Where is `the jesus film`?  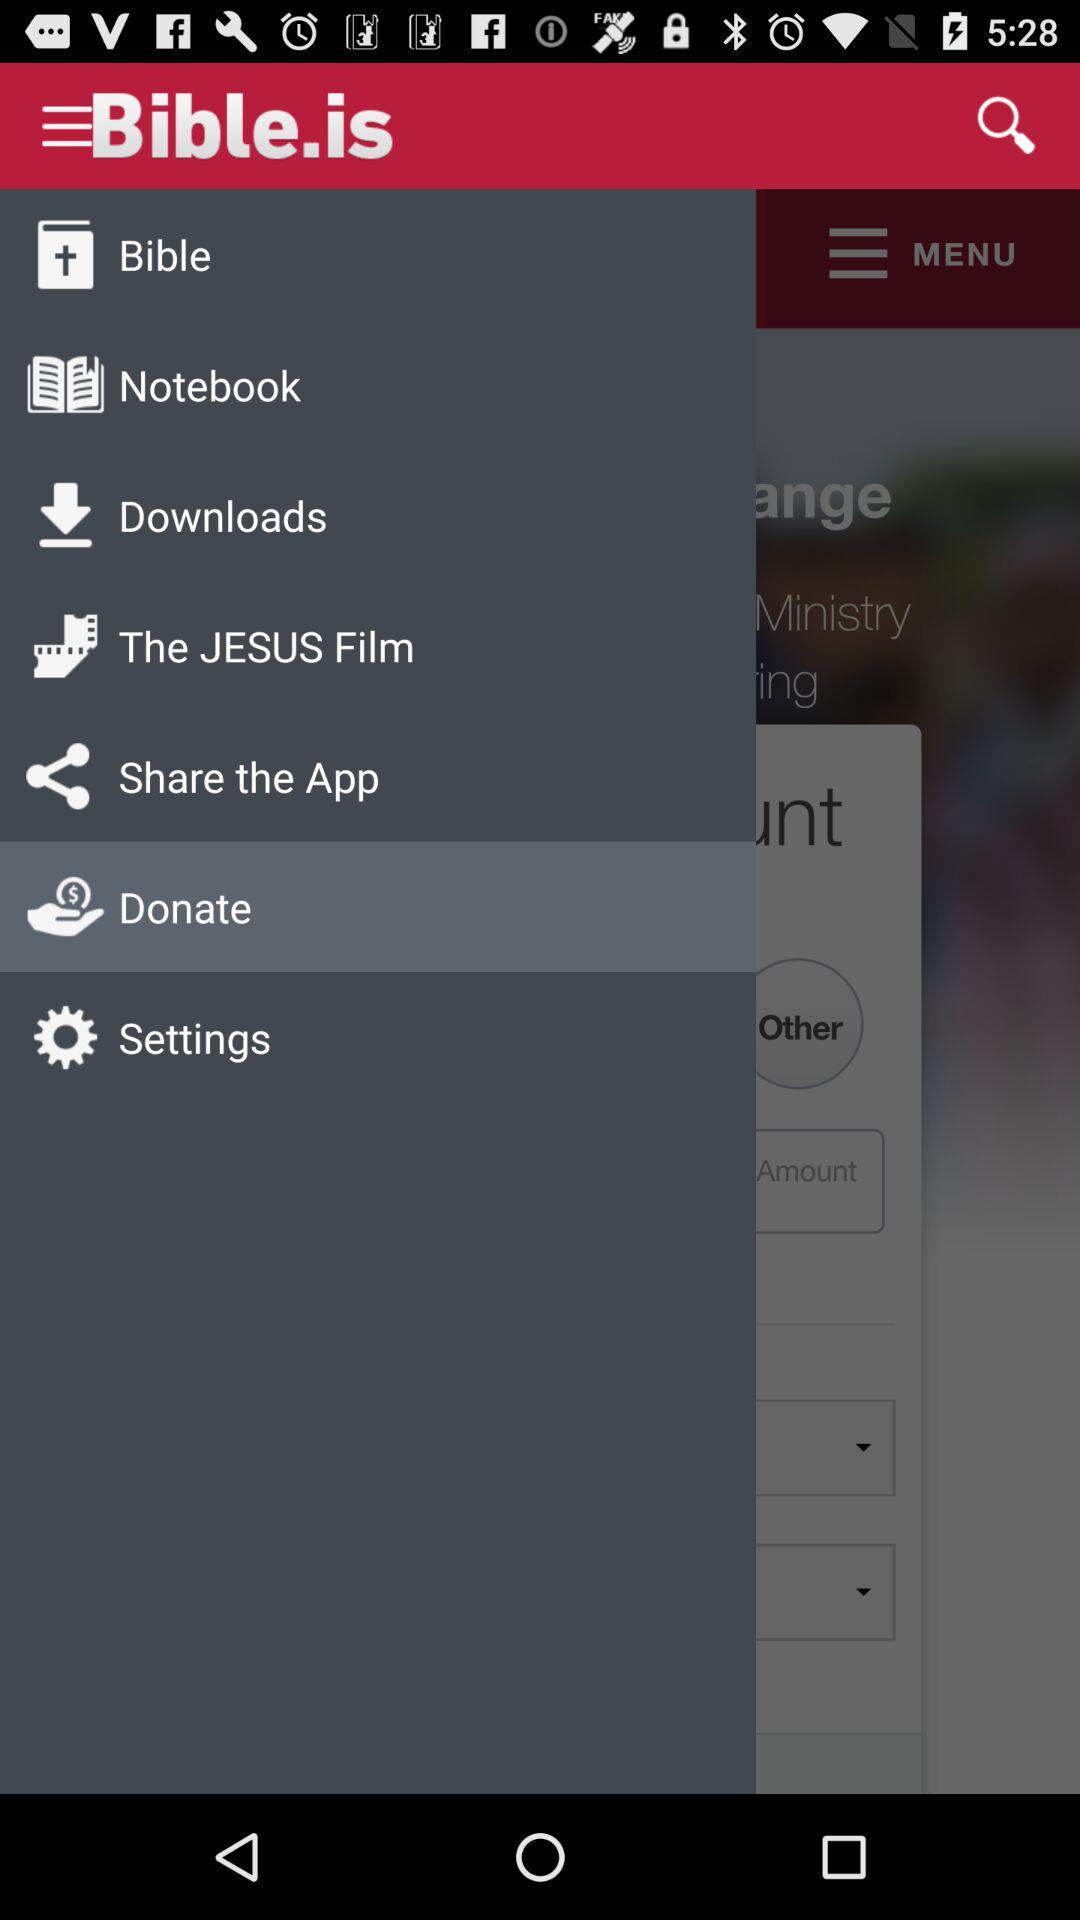 the jesus film is located at coordinates (265, 645).